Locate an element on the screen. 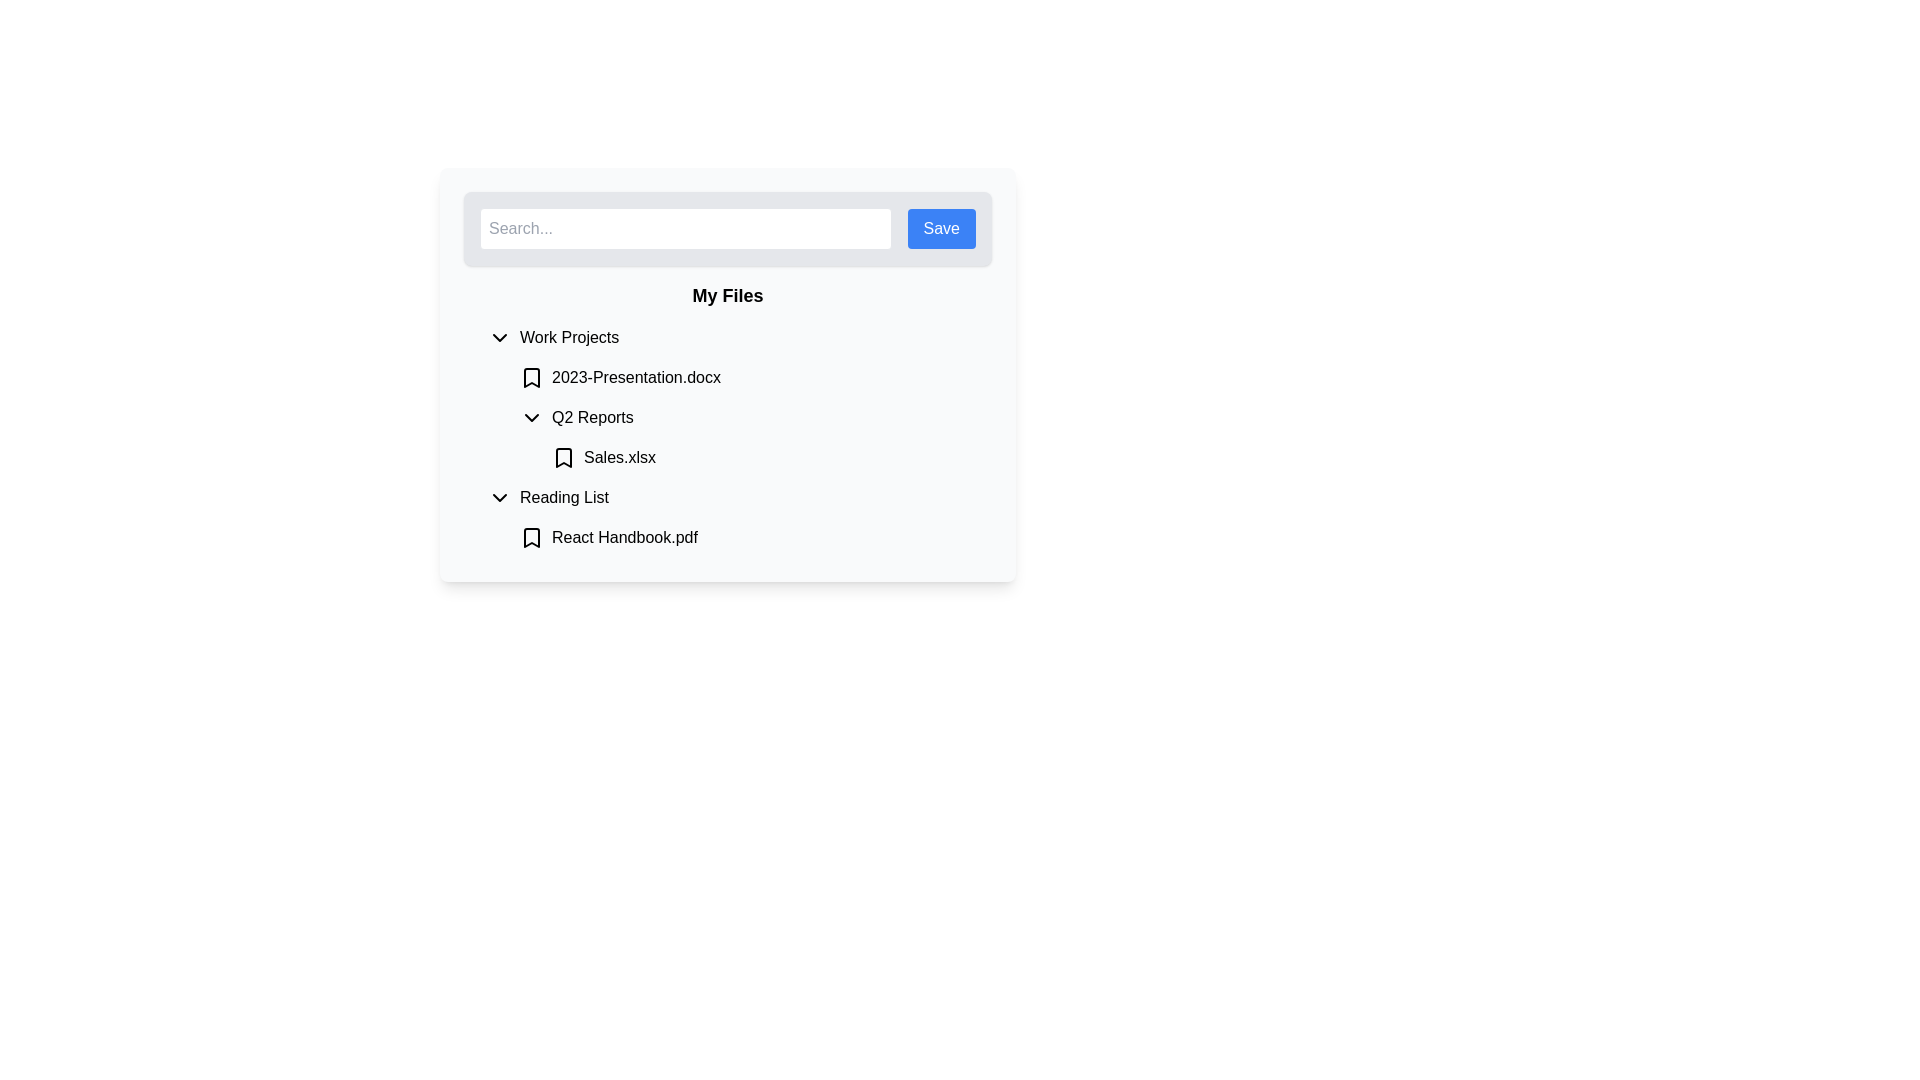 The width and height of the screenshot is (1920, 1080). the List Item labeled '2023-Presentation.docx' is located at coordinates (751, 378).